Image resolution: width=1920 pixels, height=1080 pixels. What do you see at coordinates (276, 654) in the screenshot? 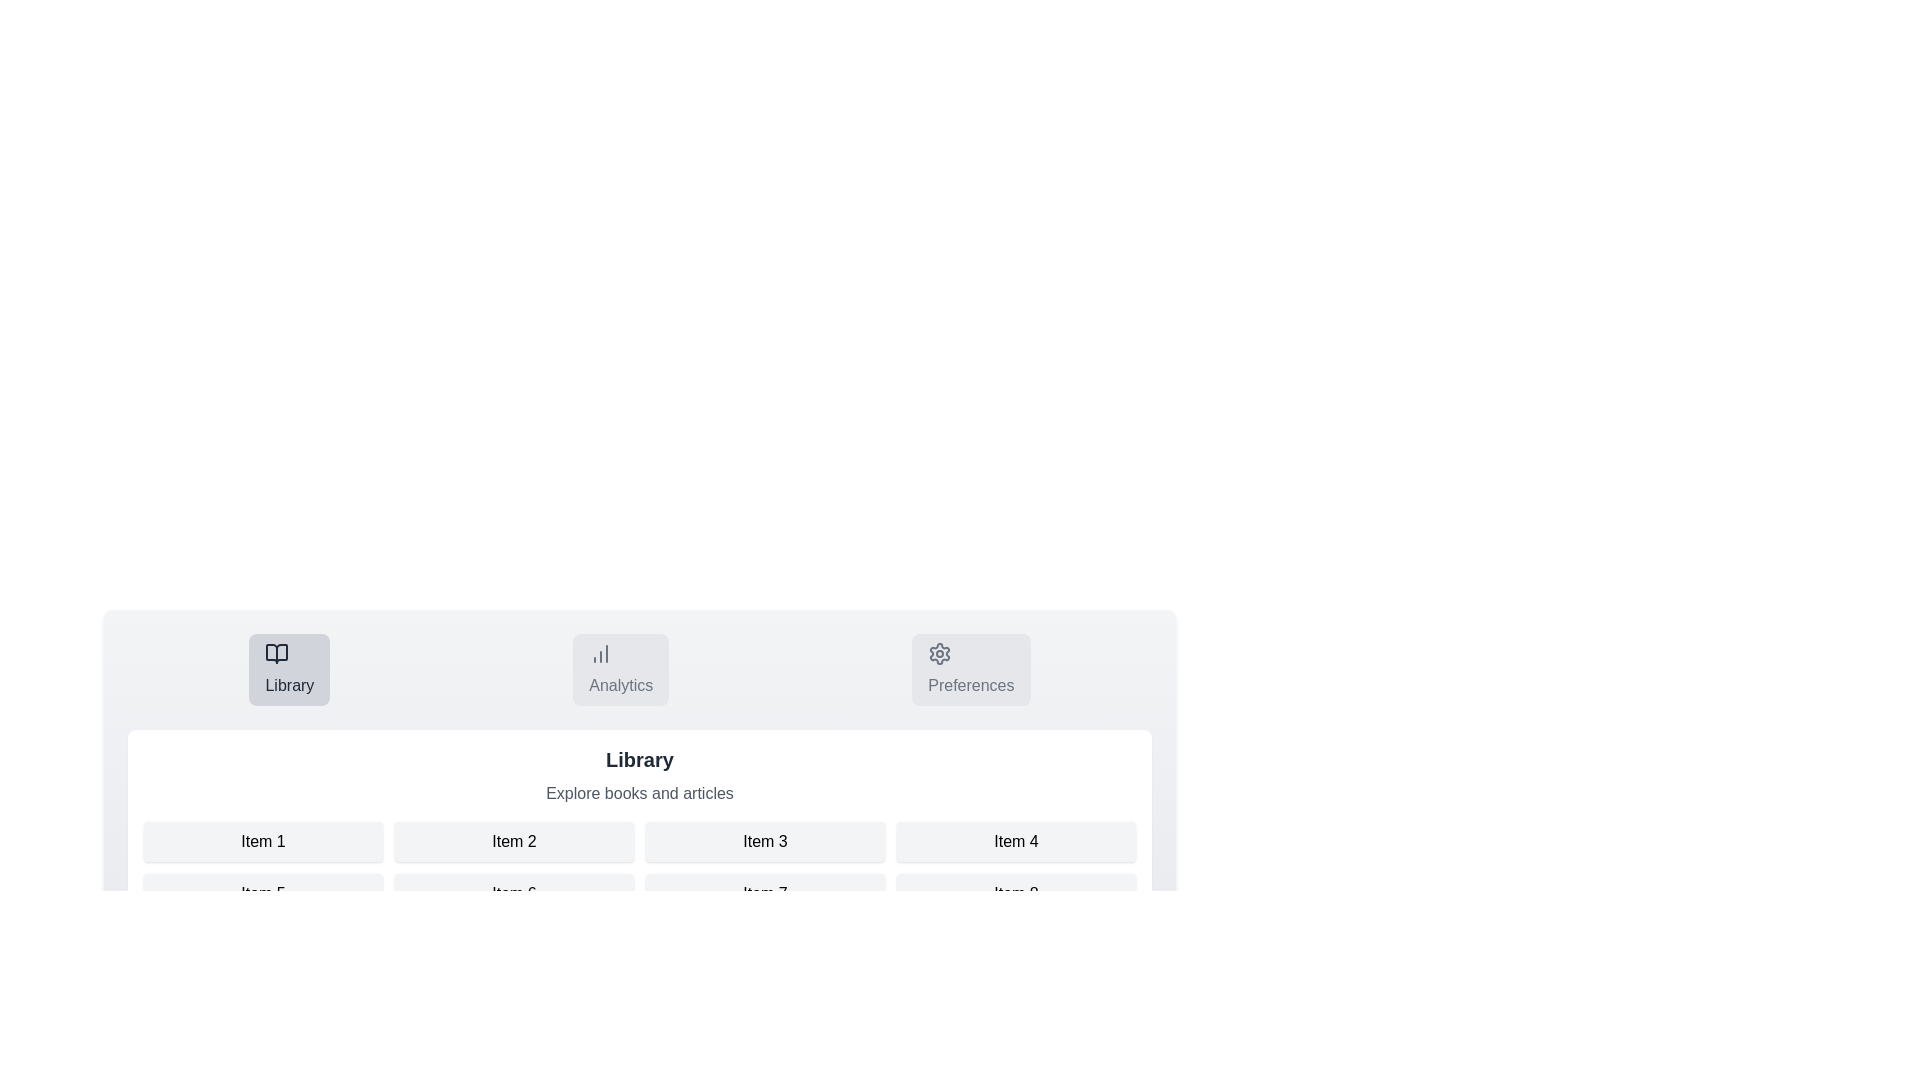
I see `the icon of the Library tab to switch to it` at bounding box center [276, 654].